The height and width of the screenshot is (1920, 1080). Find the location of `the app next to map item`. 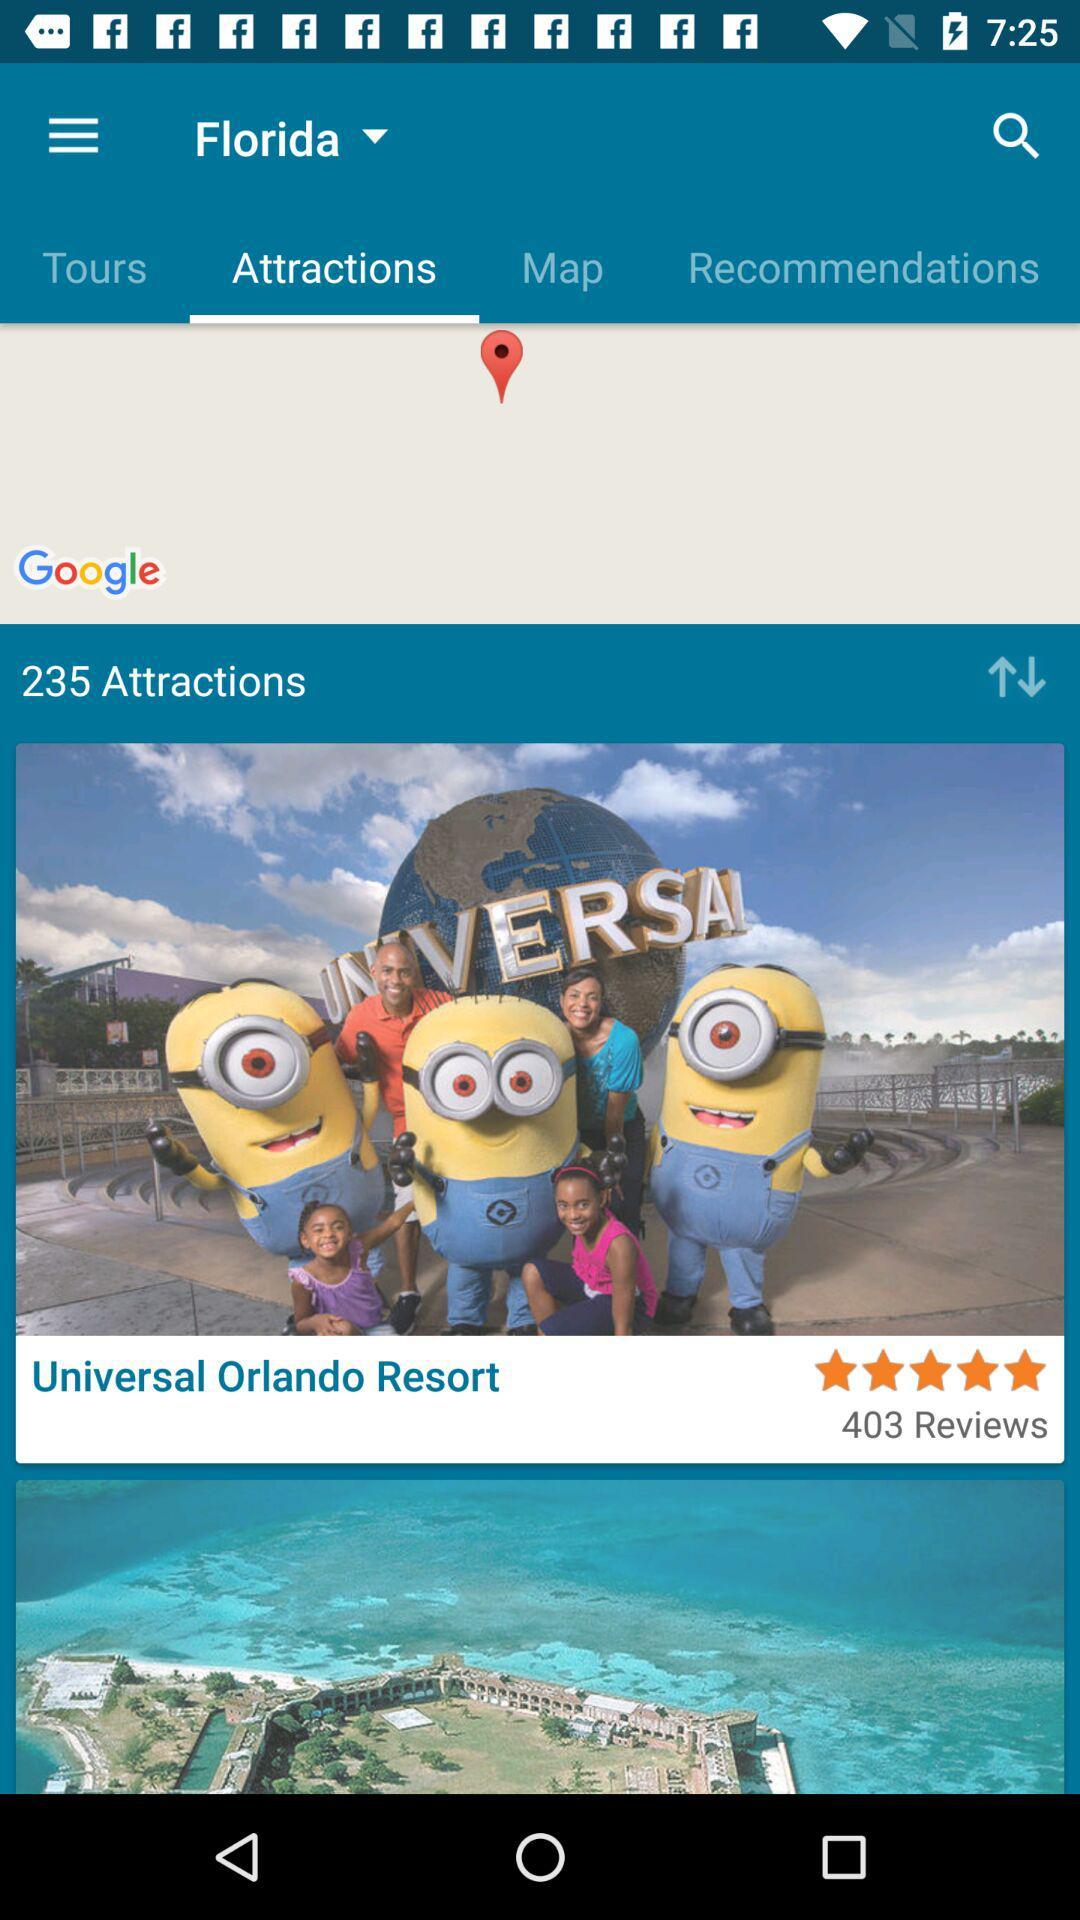

the app next to map item is located at coordinates (1017, 135).